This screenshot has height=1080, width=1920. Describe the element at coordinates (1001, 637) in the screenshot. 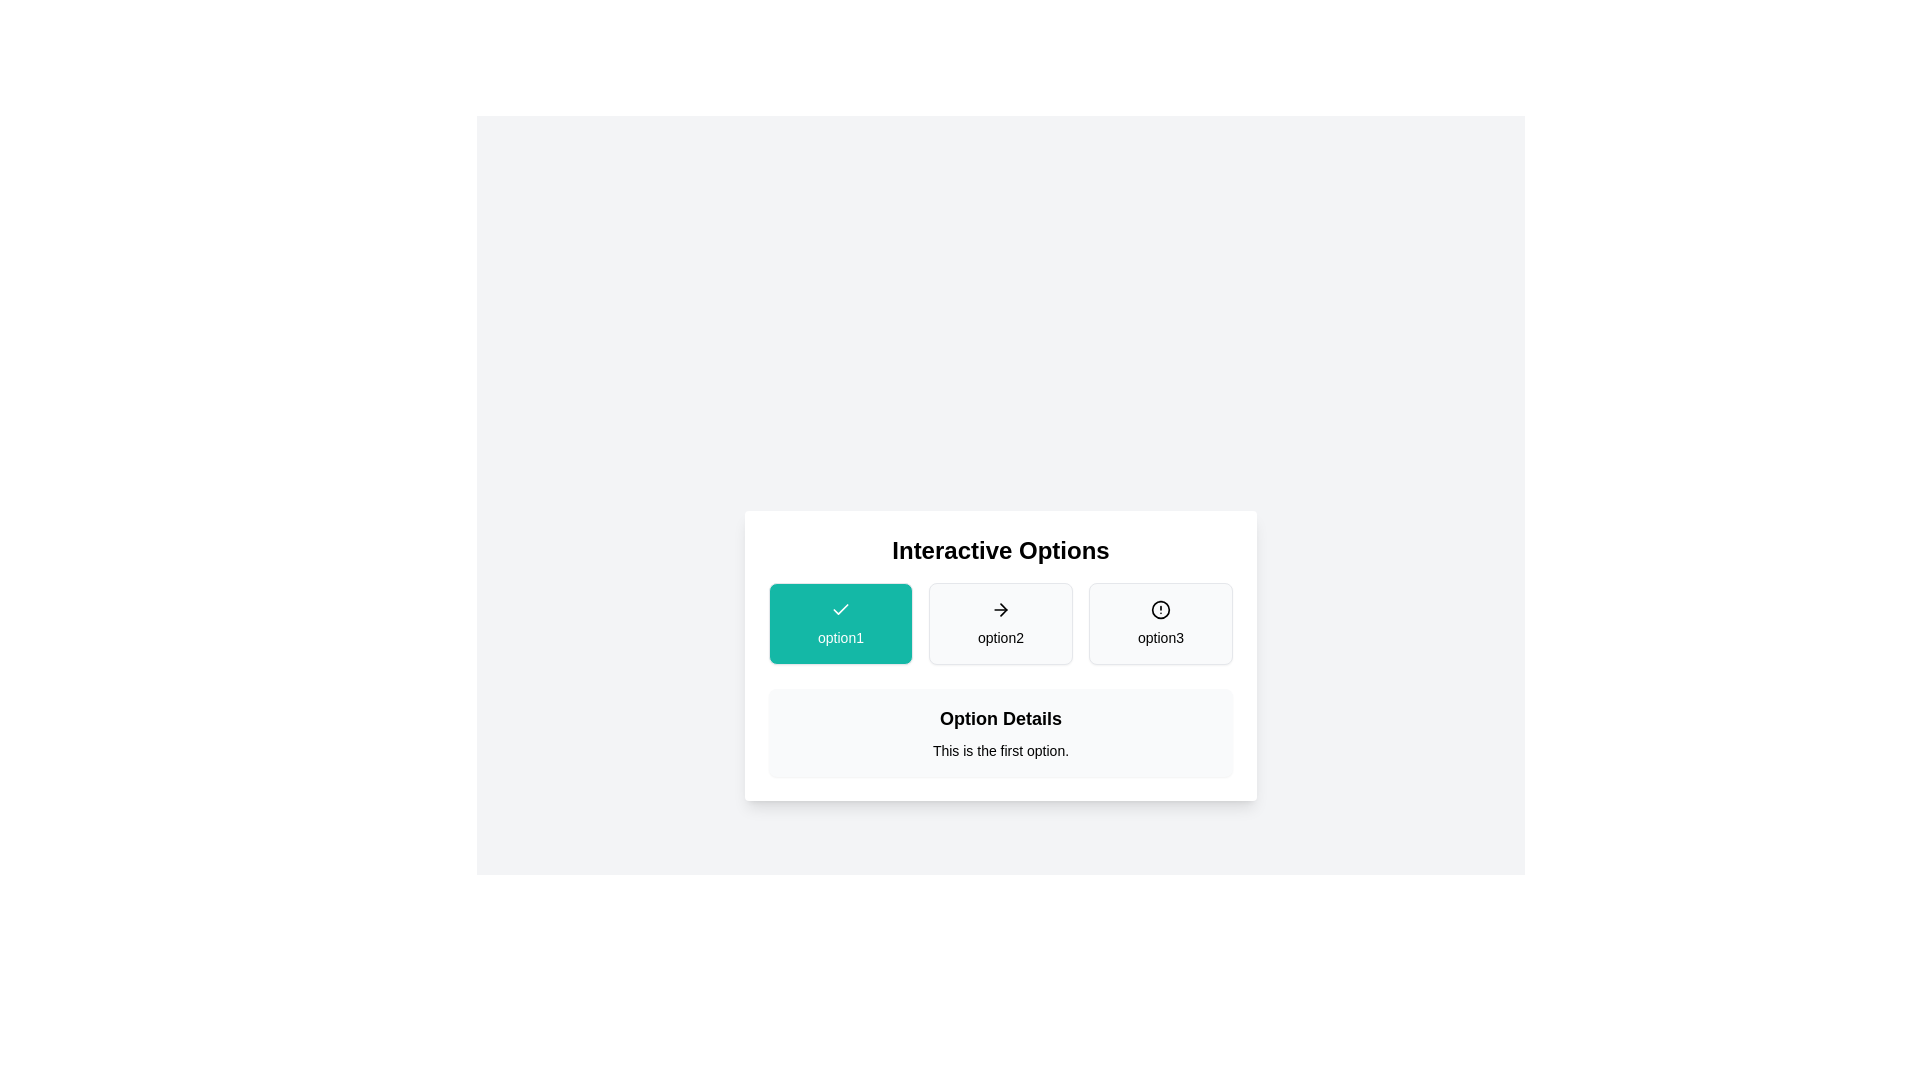

I see `the static text label displaying 'option2', which is located below an arrow-shaped icon within a card-like structure` at that location.